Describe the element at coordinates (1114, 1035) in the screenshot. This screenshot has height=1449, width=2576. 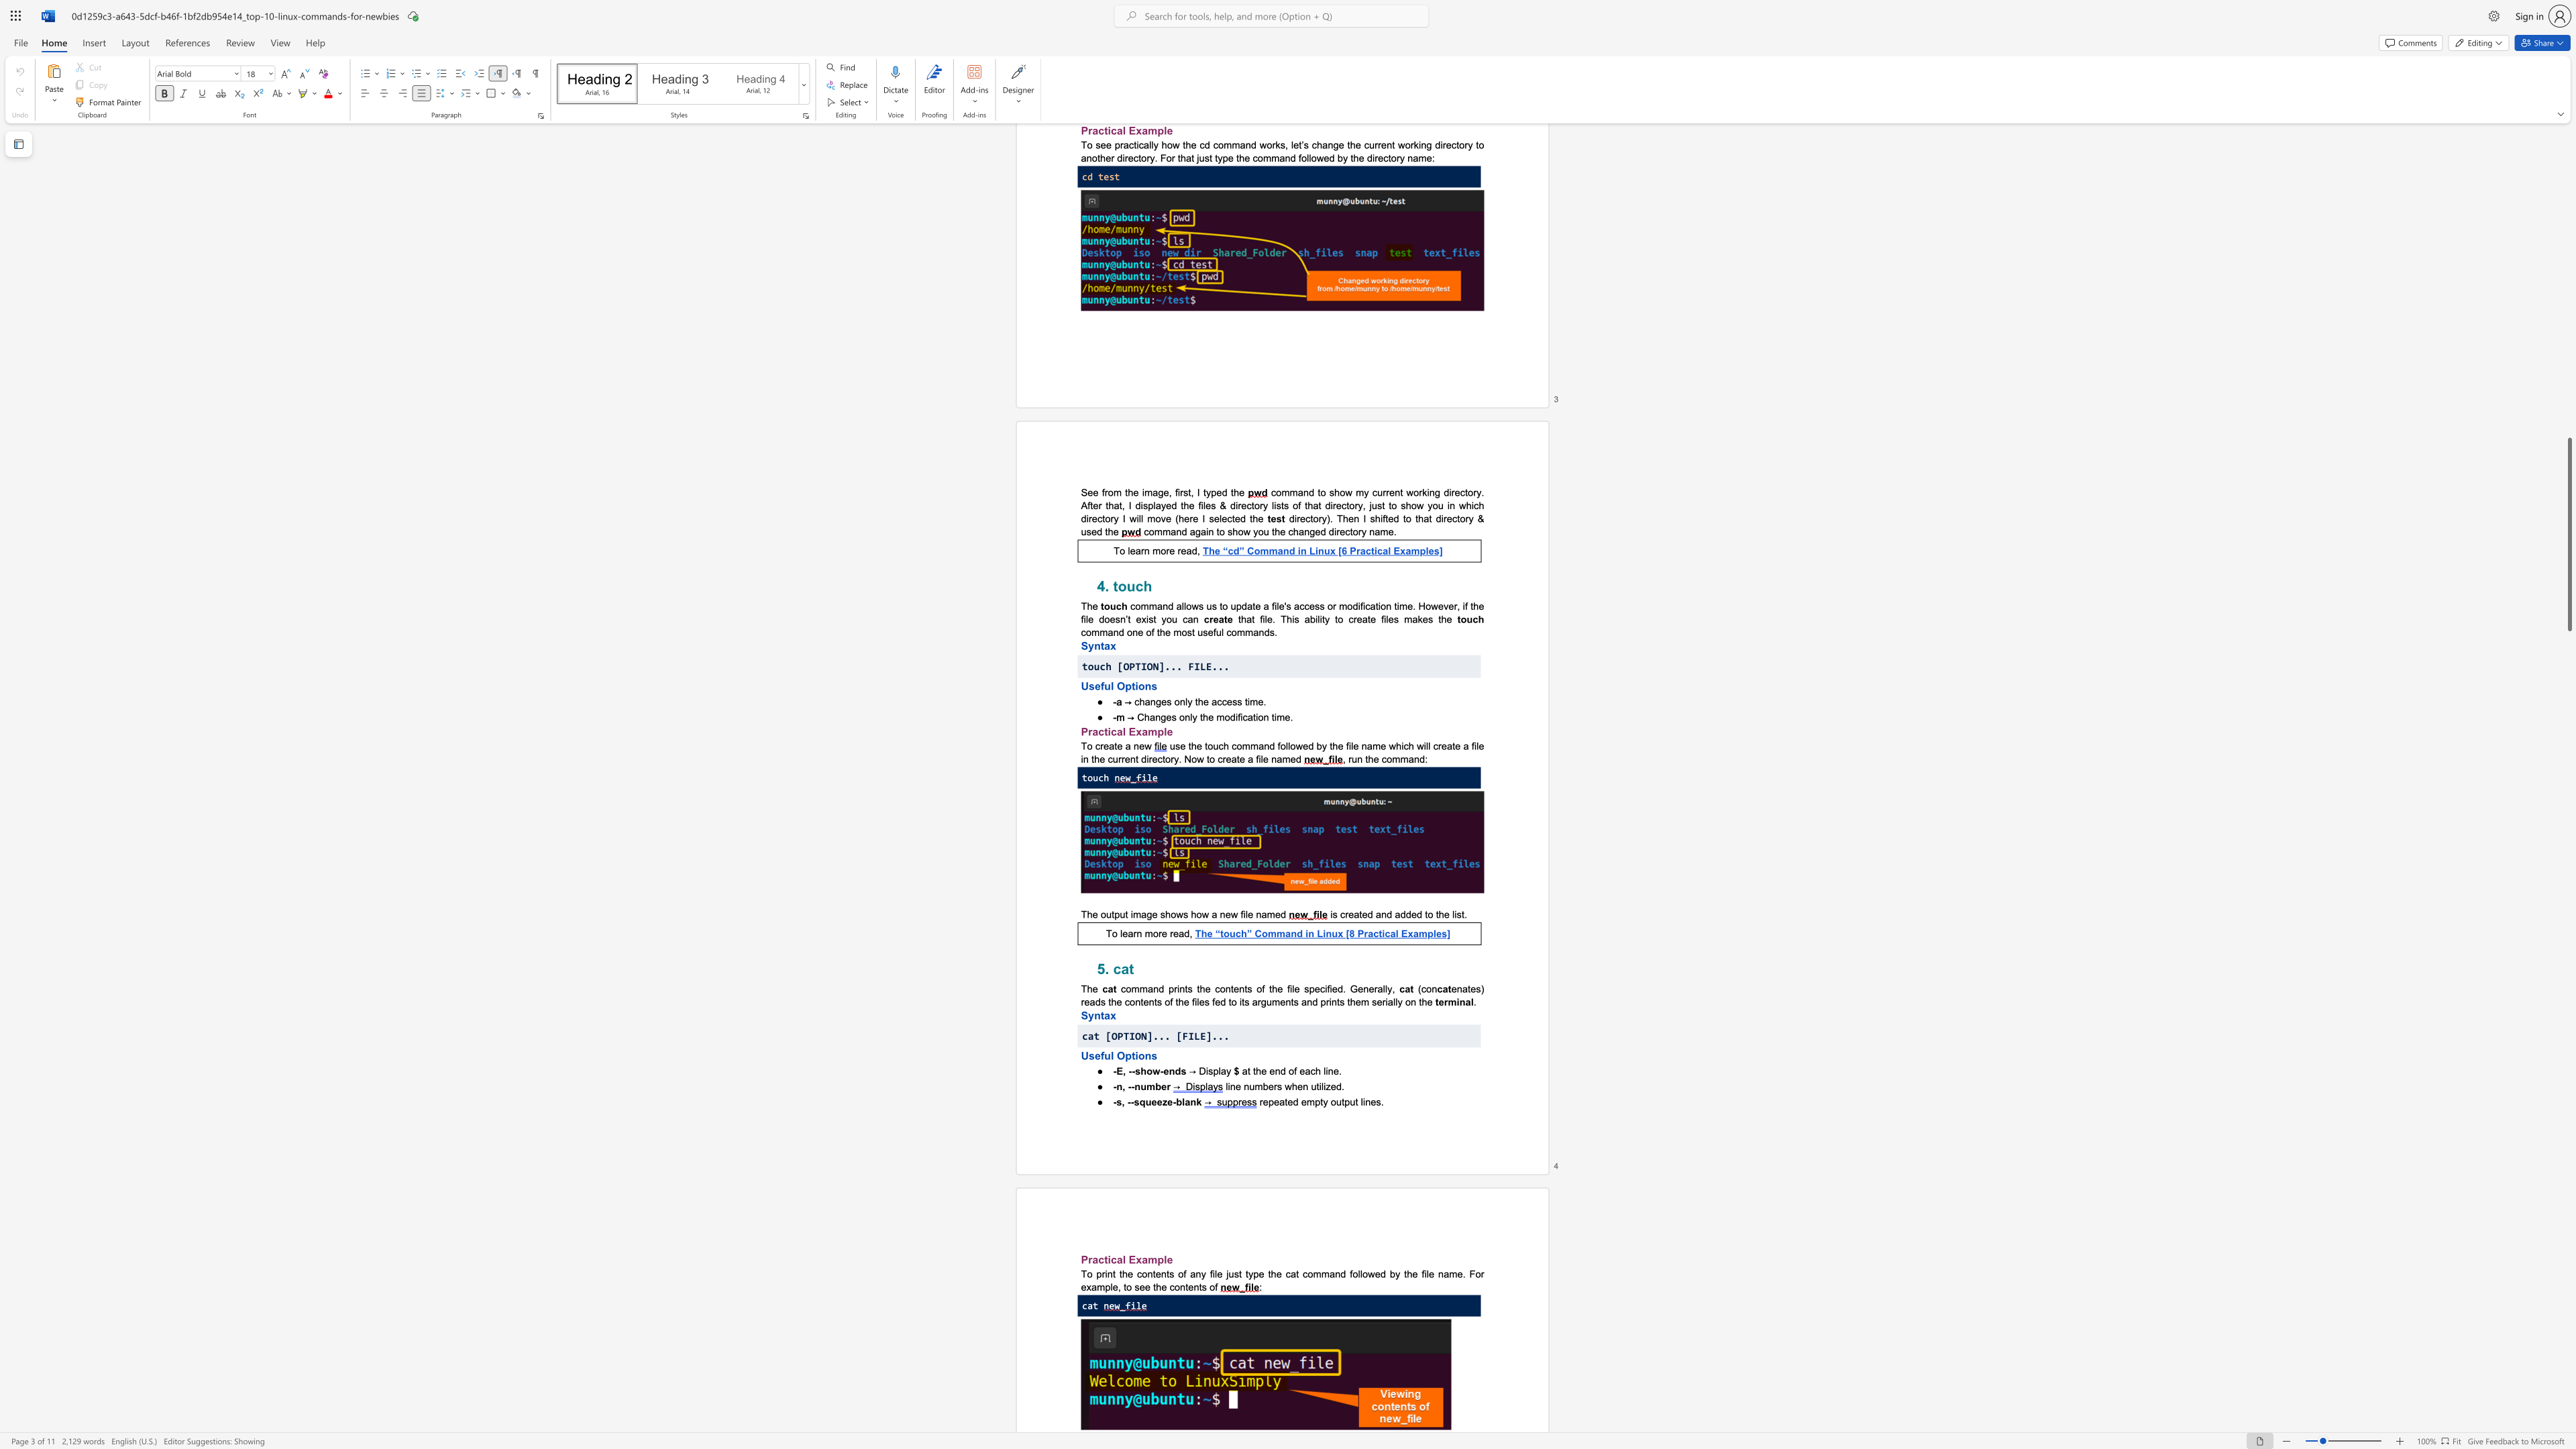
I see `the 1th character "O" in the text` at that location.